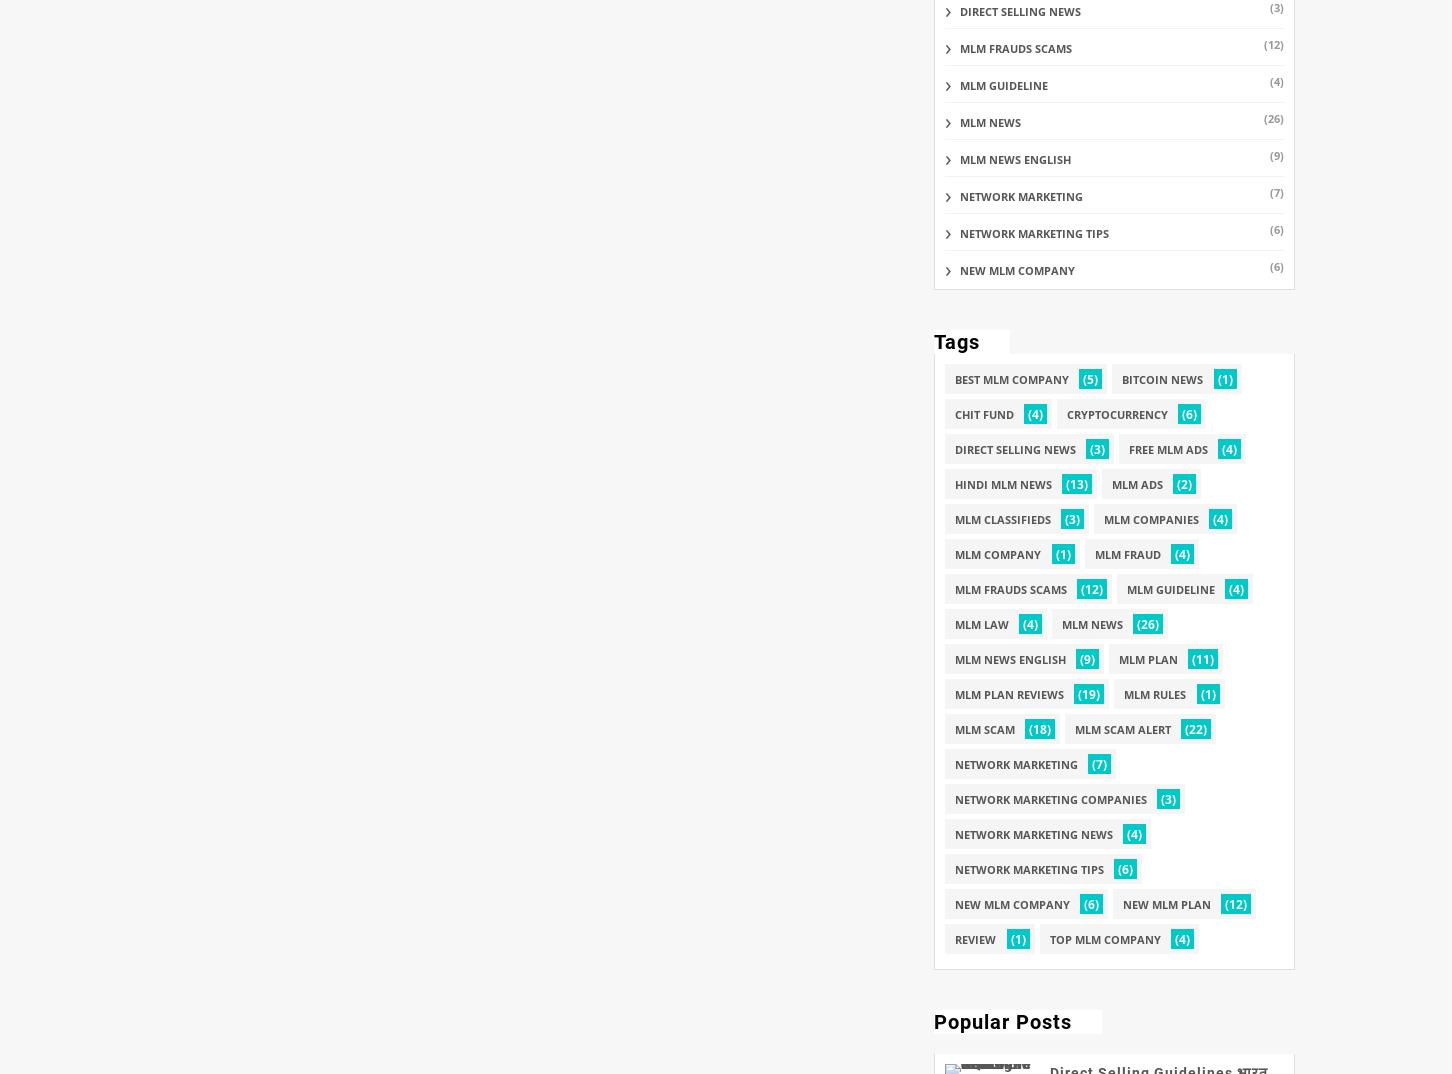 The image size is (1452, 1074). What do you see at coordinates (1065, 414) in the screenshot?
I see `'Cryptocurrency'` at bounding box center [1065, 414].